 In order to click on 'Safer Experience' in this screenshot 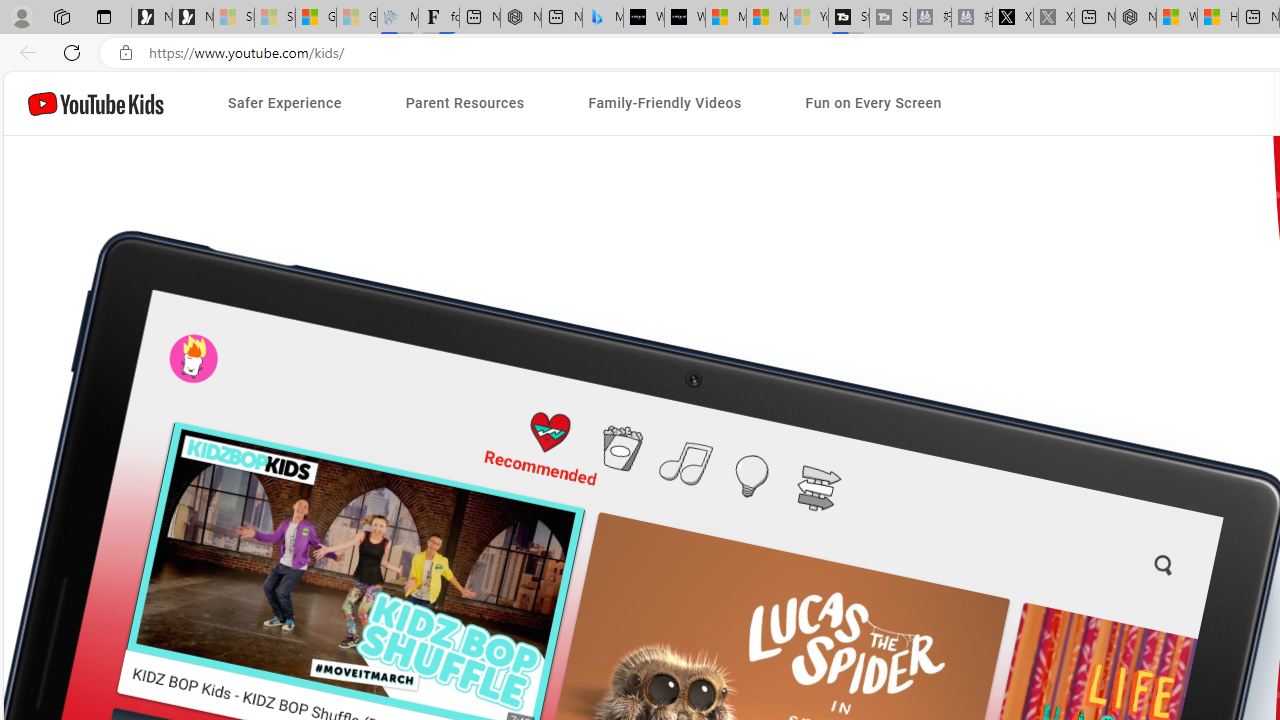, I will do `click(283, 103)`.